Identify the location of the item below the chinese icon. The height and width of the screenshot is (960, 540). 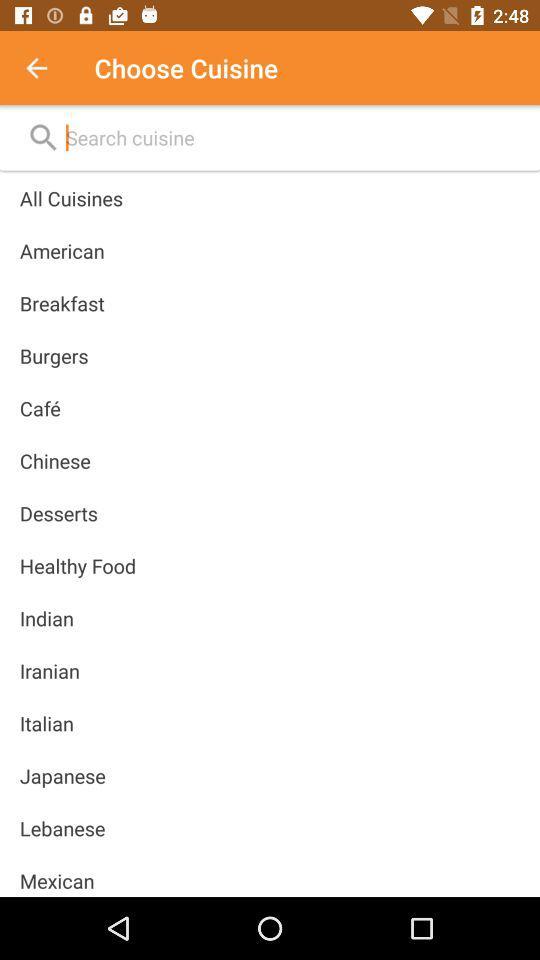
(58, 512).